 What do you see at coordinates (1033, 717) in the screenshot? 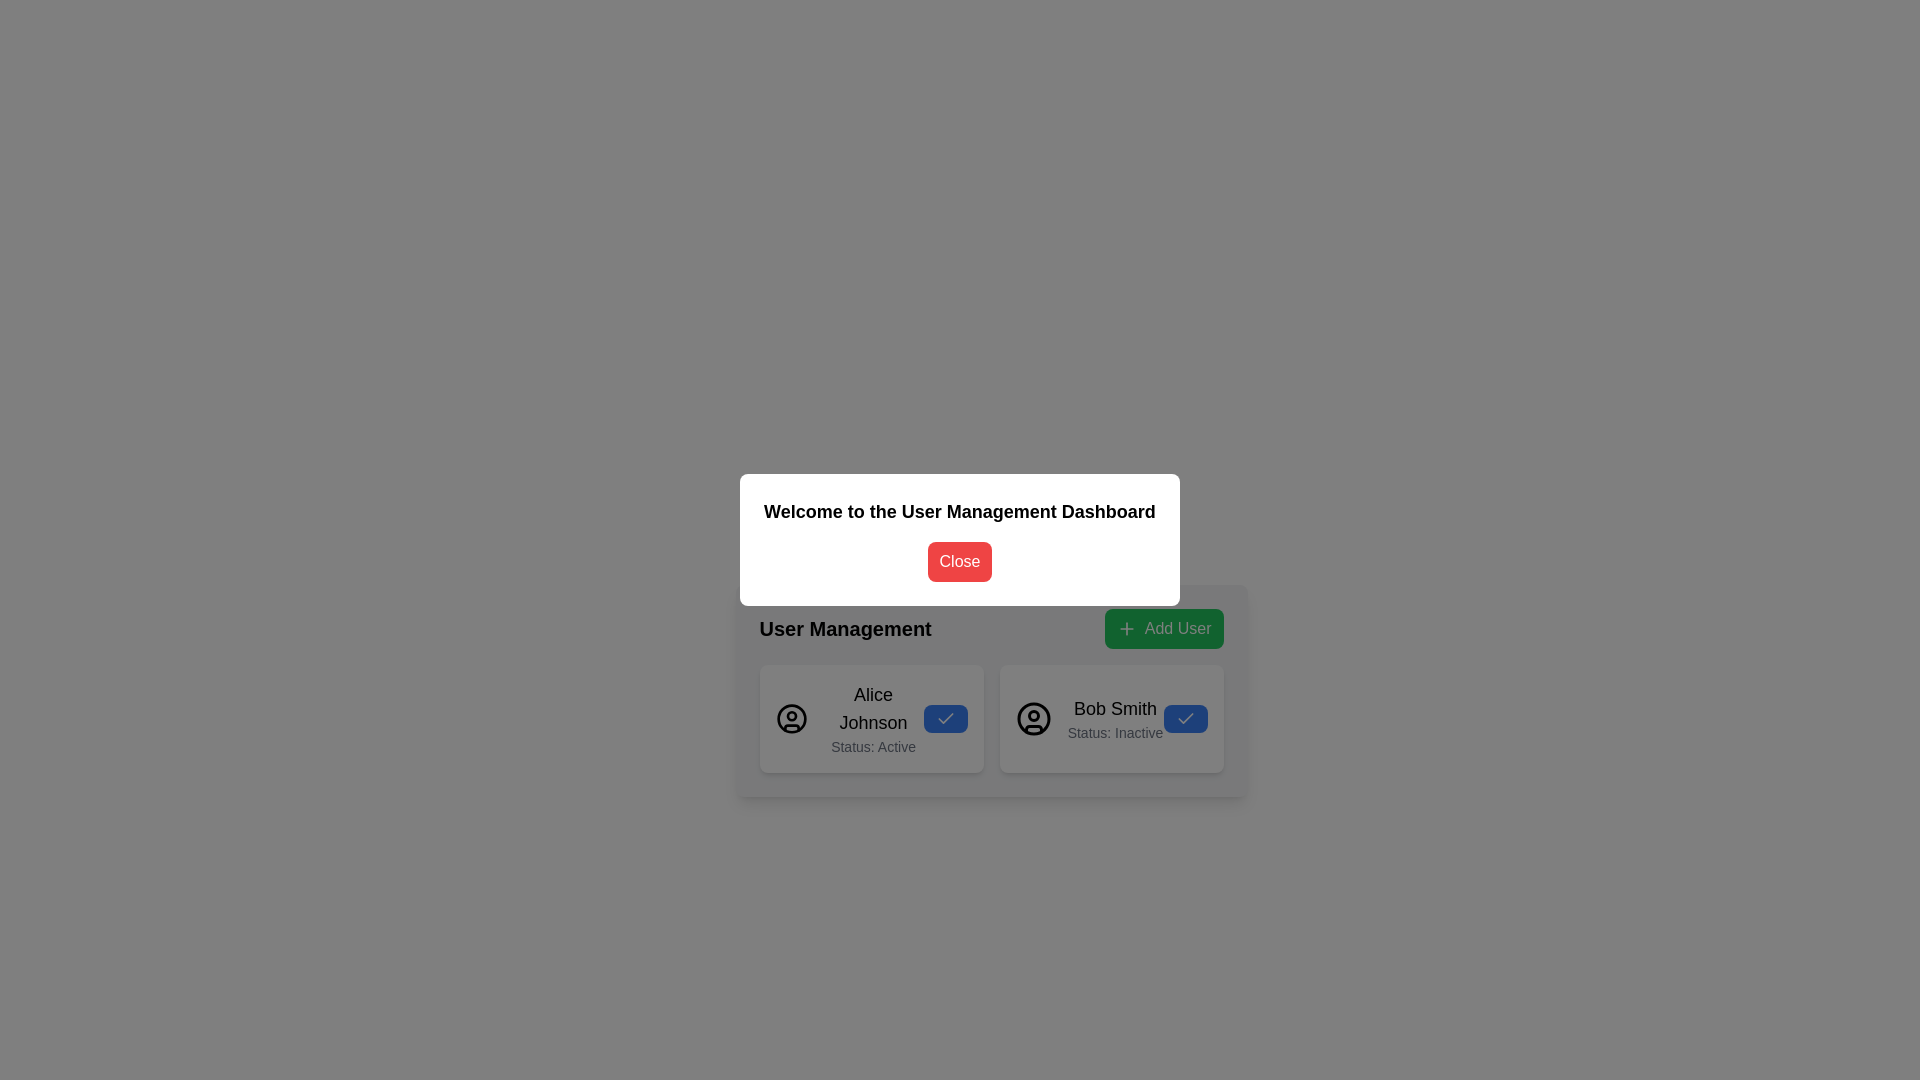
I see `the decorative graphic element representing the user's profile image for 'Bob Smith' in the 'User Management' dashboard` at bounding box center [1033, 717].